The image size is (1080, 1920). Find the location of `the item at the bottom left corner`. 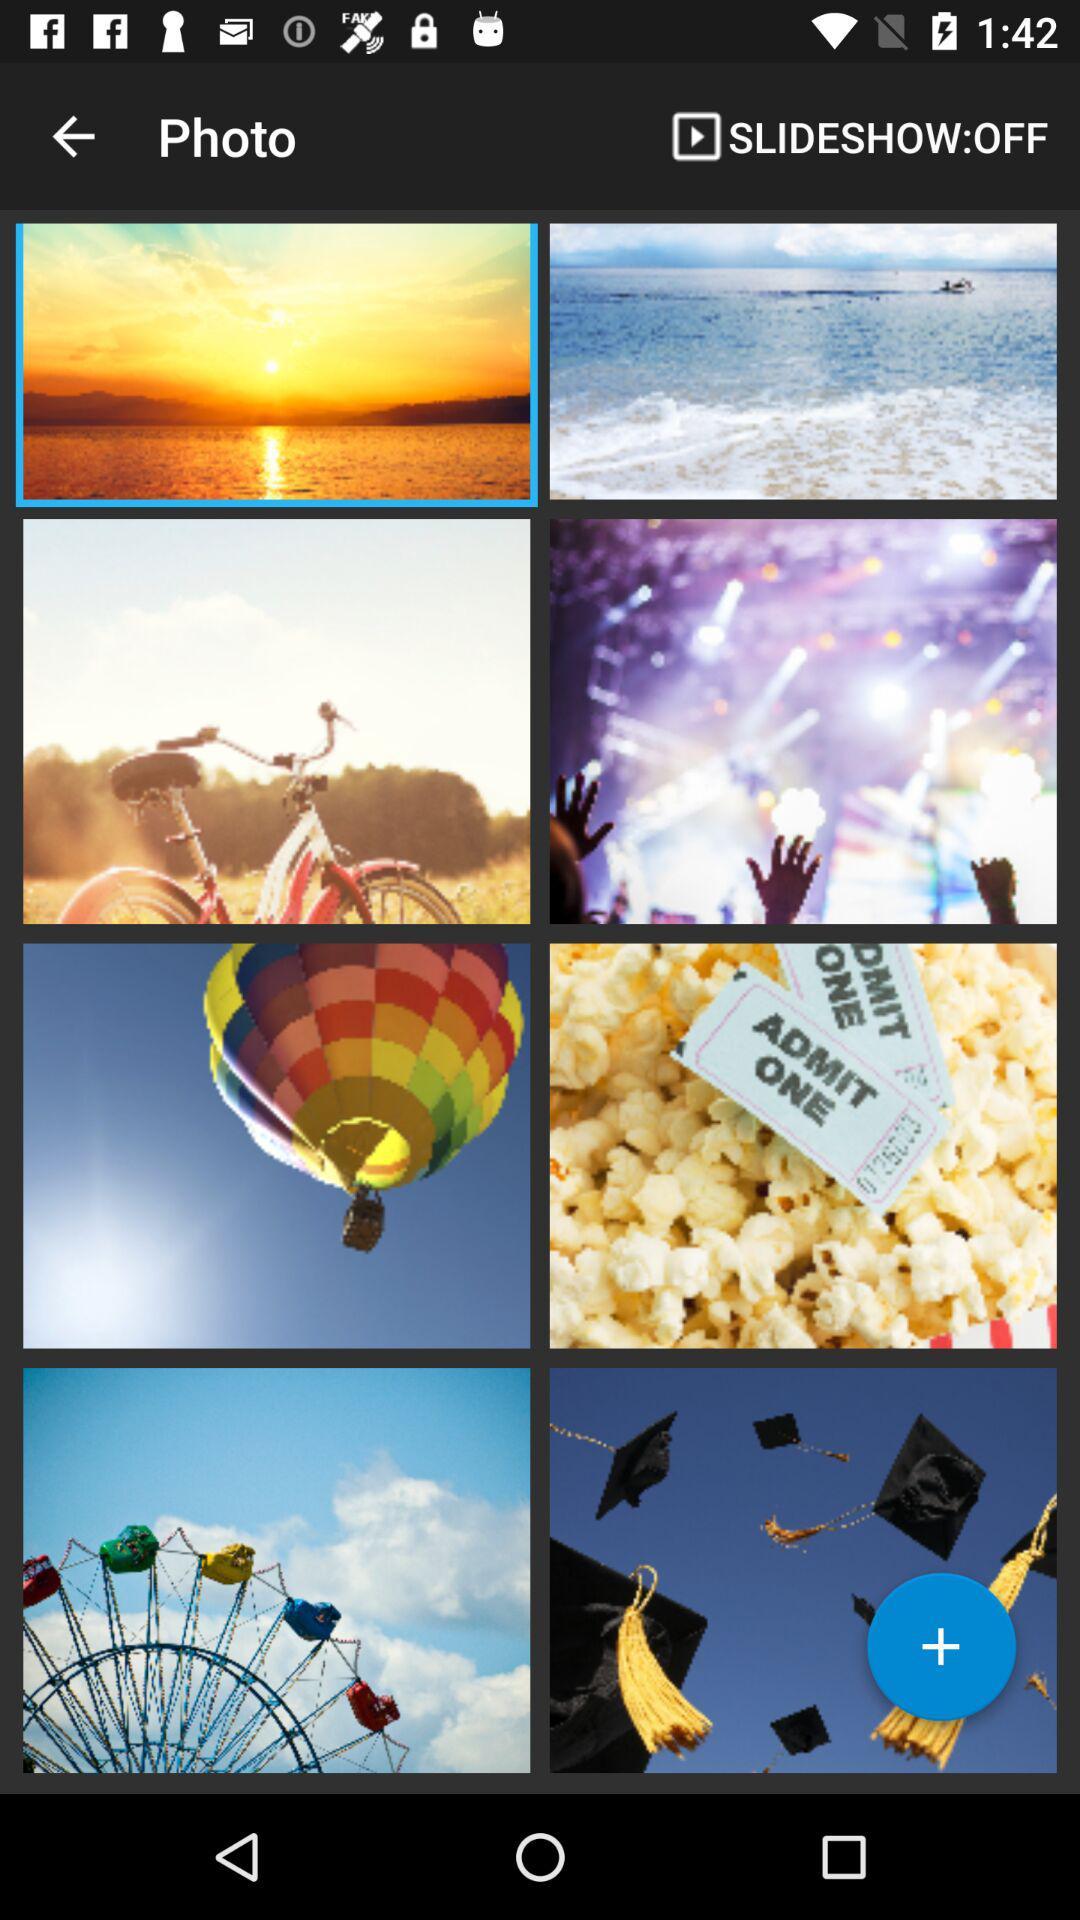

the item at the bottom left corner is located at coordinates (276, 1567).